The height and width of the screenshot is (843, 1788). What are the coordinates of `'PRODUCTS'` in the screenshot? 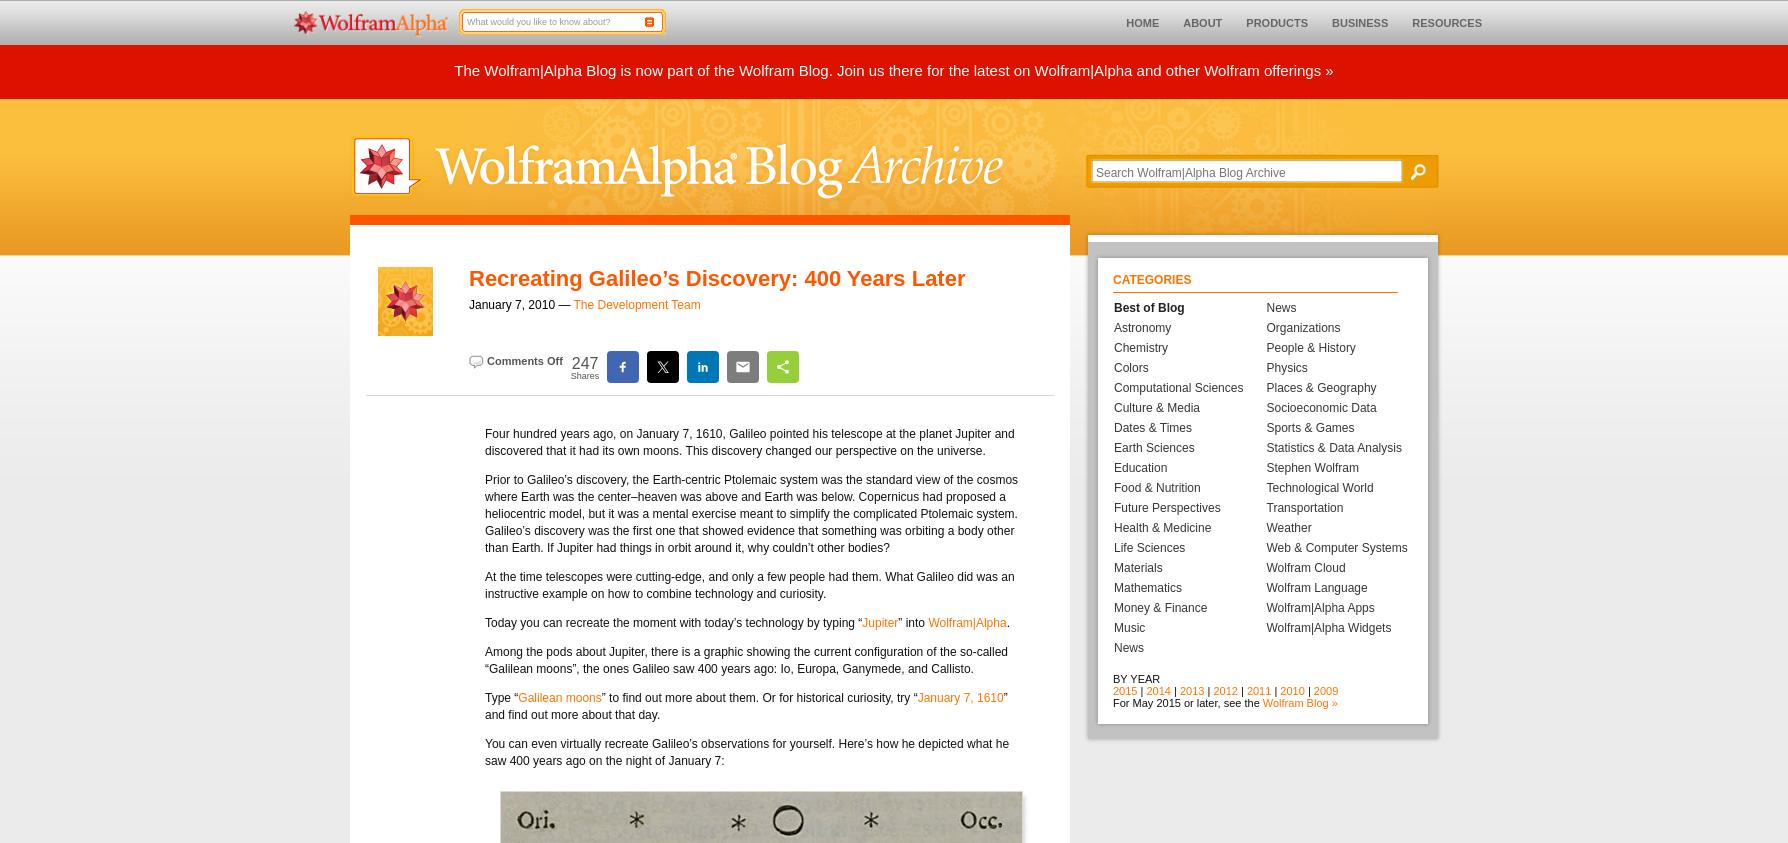 It's located at (1275, 22).